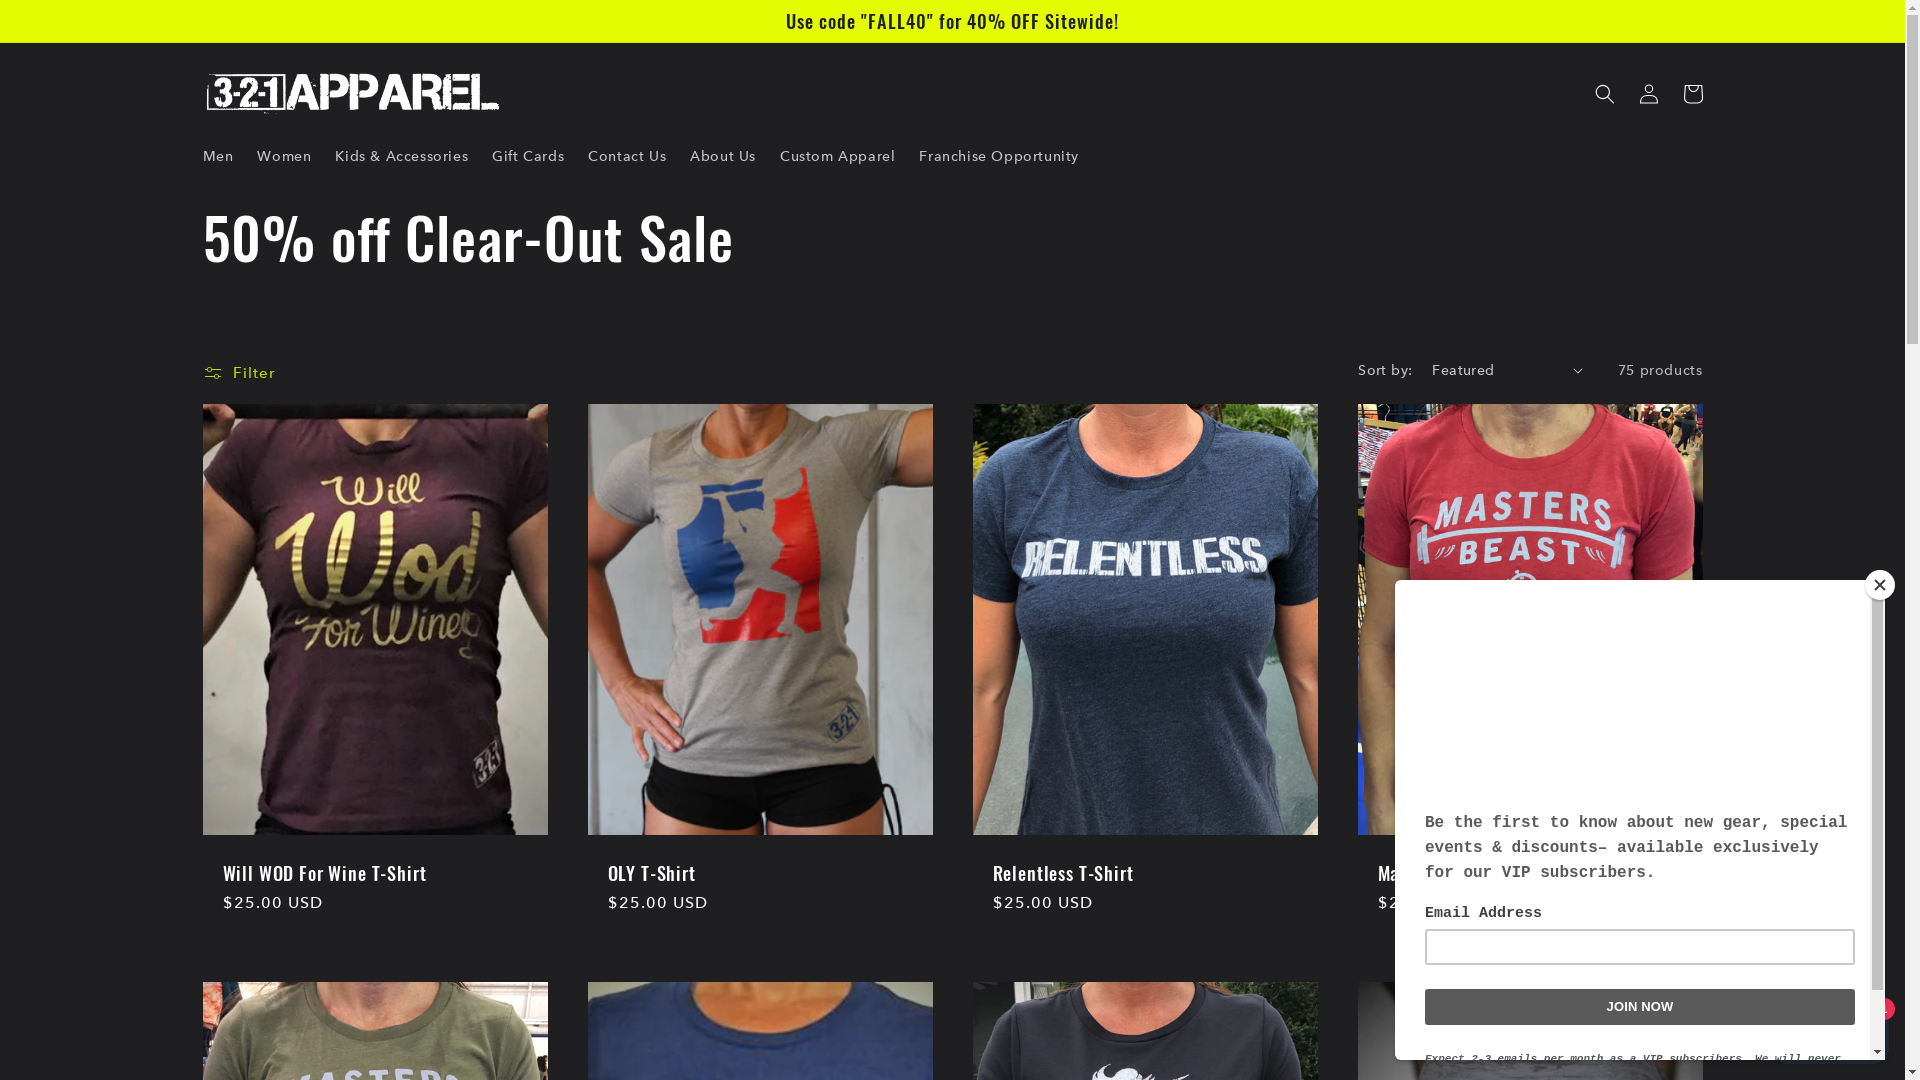 The height and width of the screenshot is (1080, 1920). I want to click on 'Log in', so click(1647, 93).